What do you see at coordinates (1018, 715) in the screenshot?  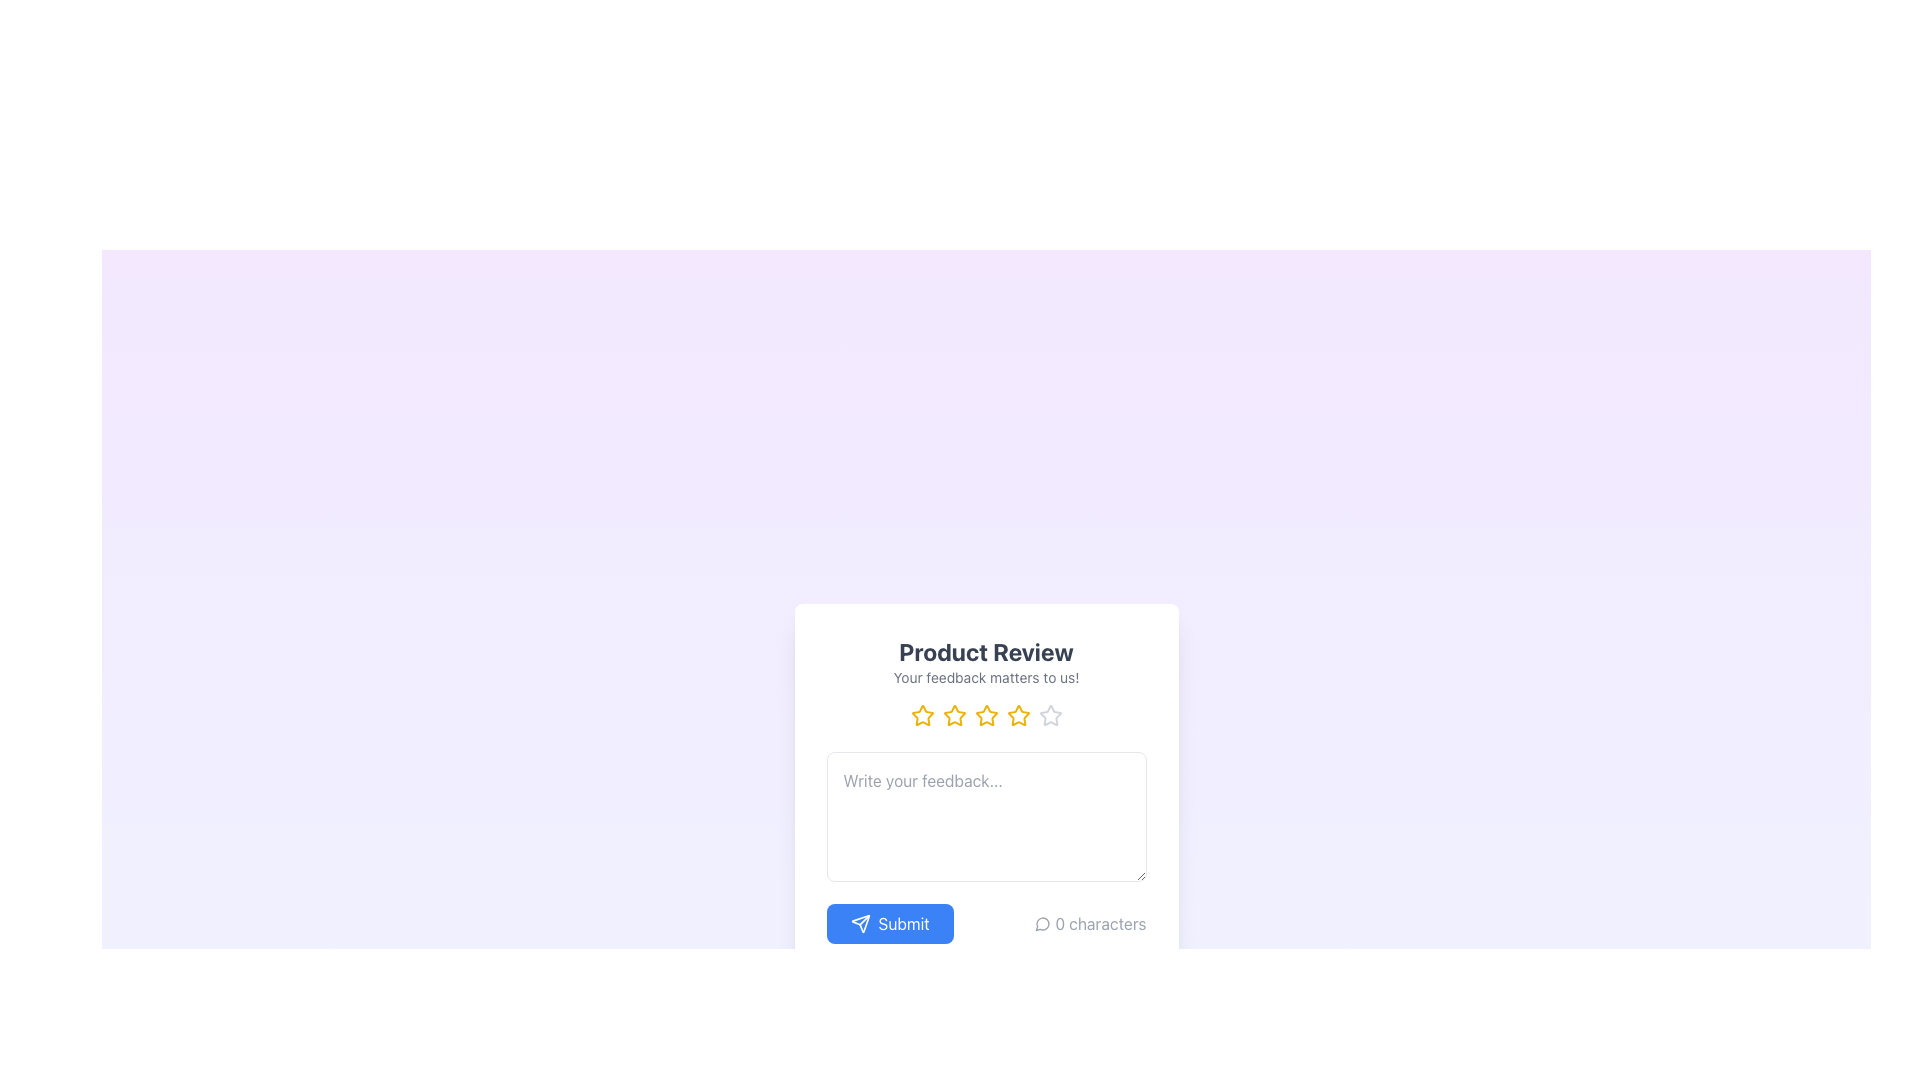 I see `the fourth star in the horizontal series of rating stars, located below the 'Product Review' text and above the text input field` at bounding box center [1018, 715].